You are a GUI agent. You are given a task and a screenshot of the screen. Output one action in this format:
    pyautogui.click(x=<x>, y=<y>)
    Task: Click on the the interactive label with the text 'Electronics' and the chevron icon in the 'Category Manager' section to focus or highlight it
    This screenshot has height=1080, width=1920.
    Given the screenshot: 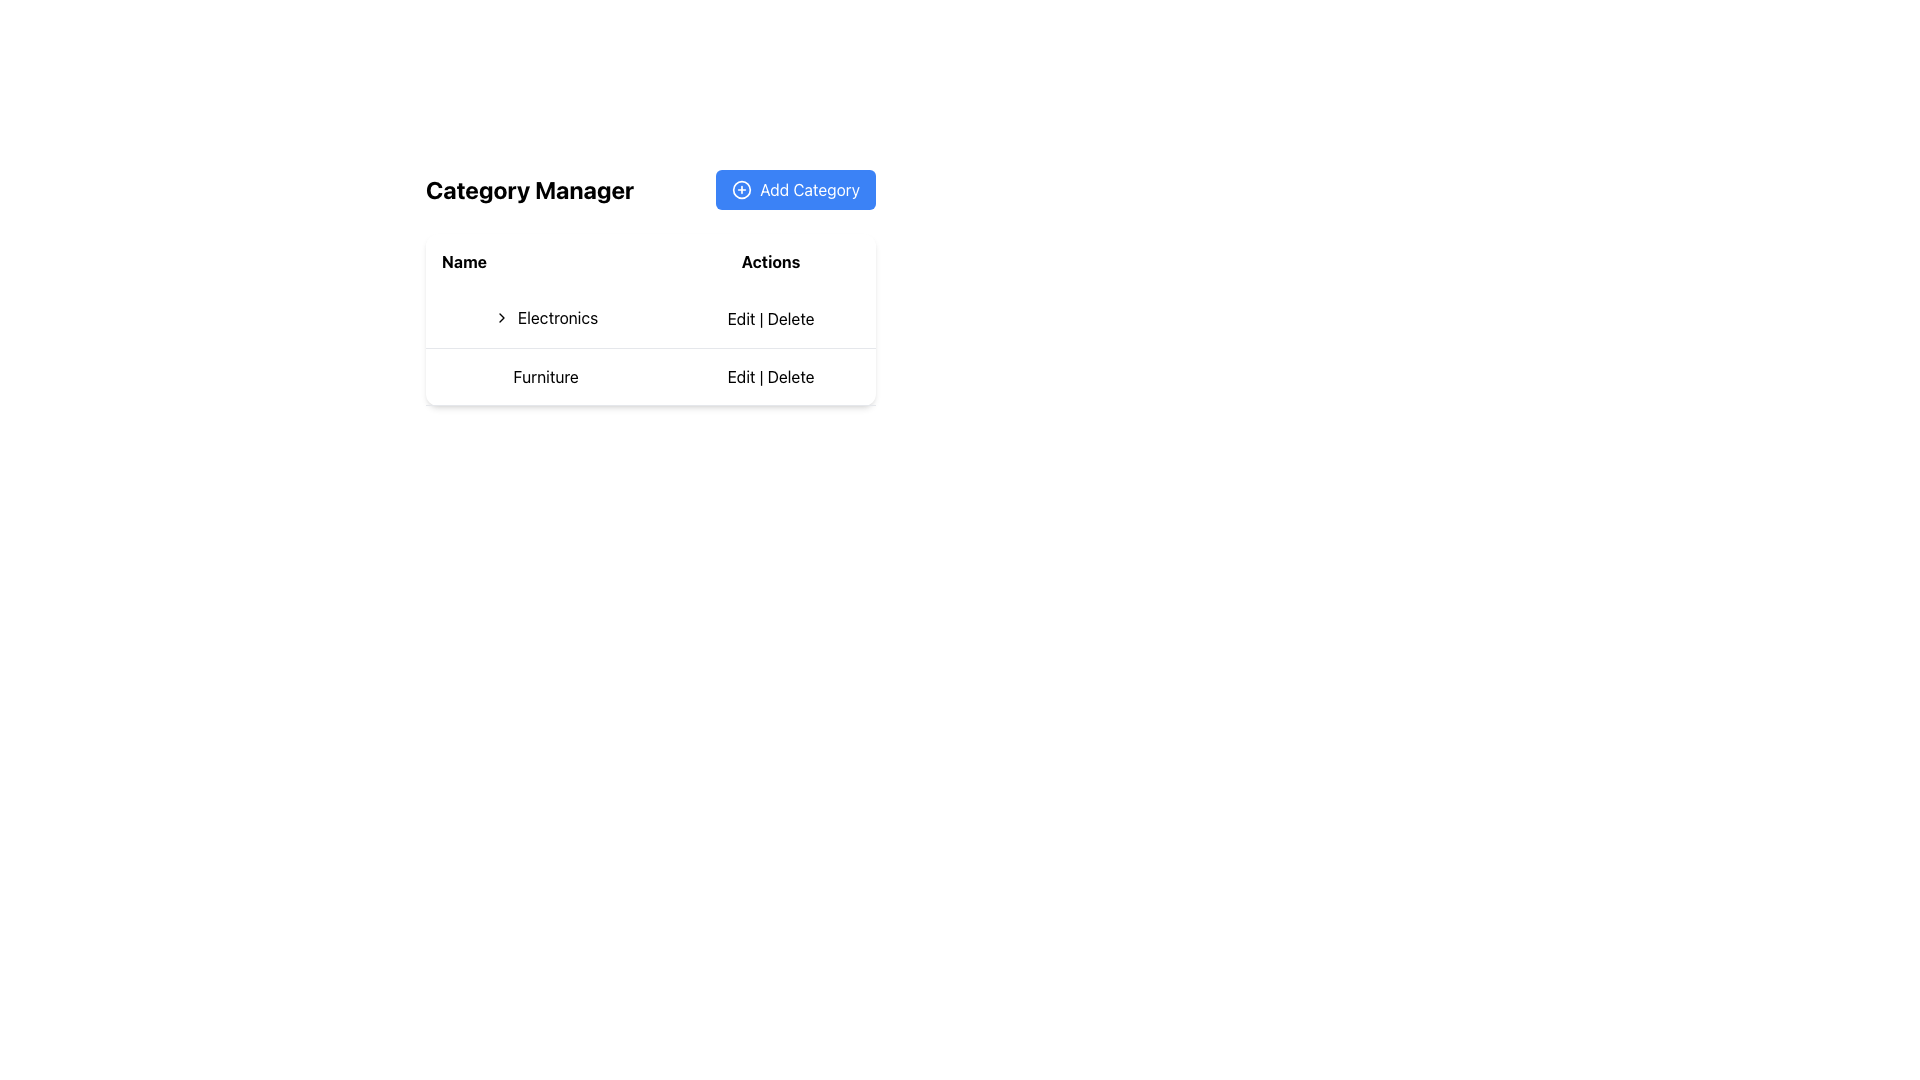 What is the action you would take?
    pyautogui.click(x=546, y=316)
    